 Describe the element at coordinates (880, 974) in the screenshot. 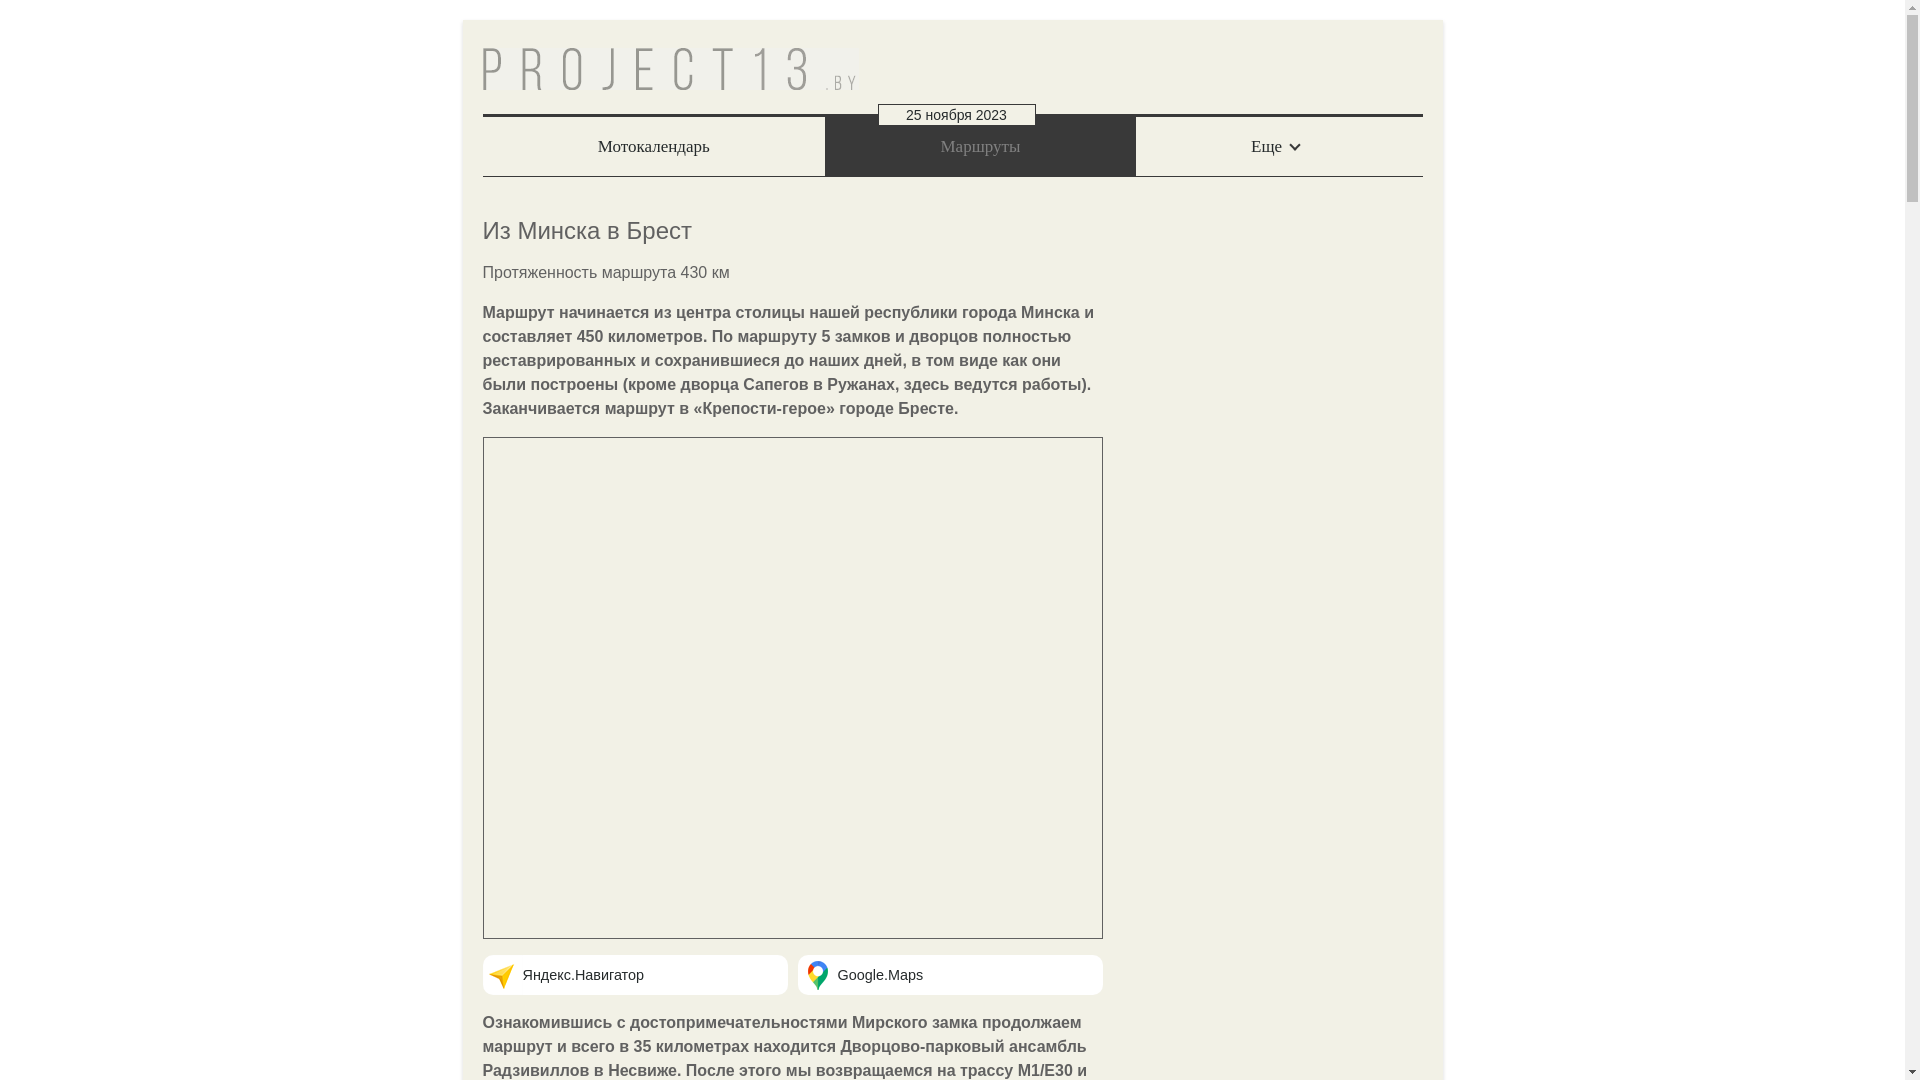

I see `'Google.Maps'` at that location.